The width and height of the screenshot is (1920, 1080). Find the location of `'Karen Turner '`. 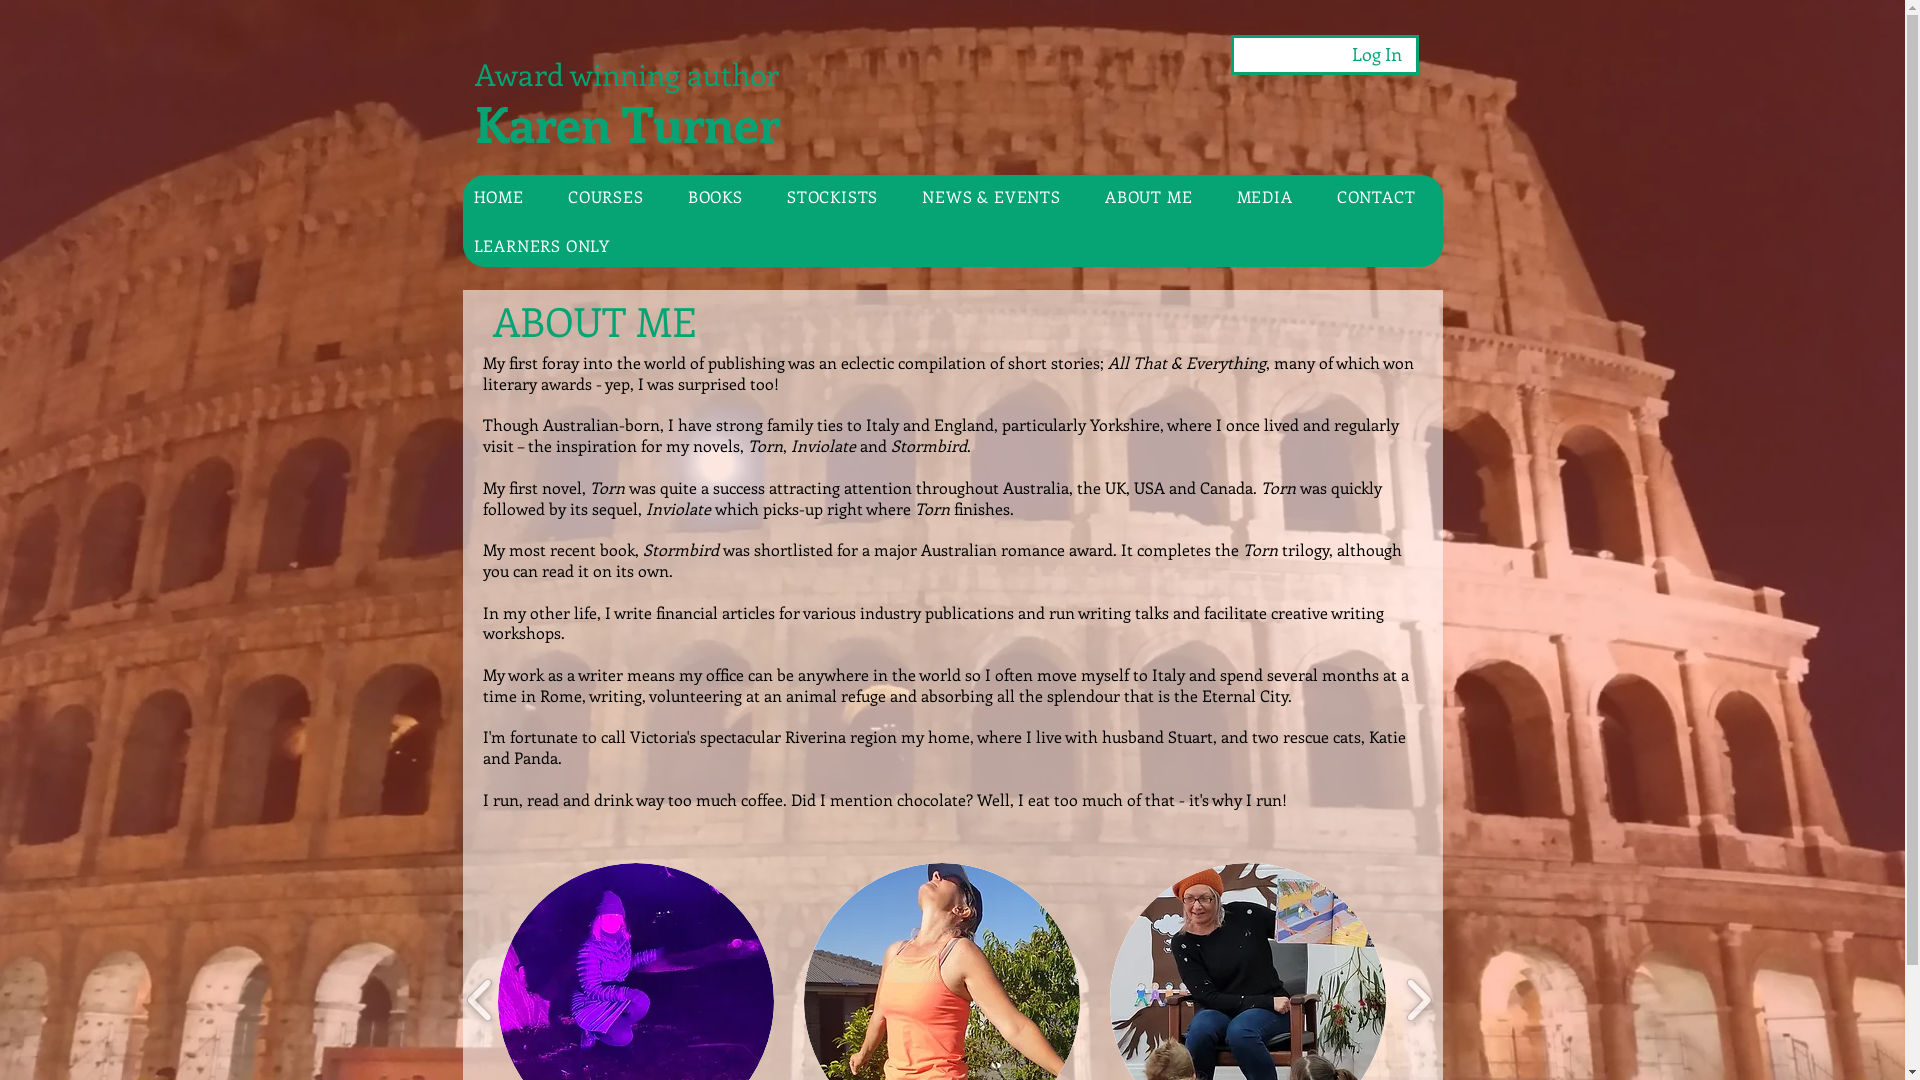

'Karen Turner ' is located at coordinates (631, 122).